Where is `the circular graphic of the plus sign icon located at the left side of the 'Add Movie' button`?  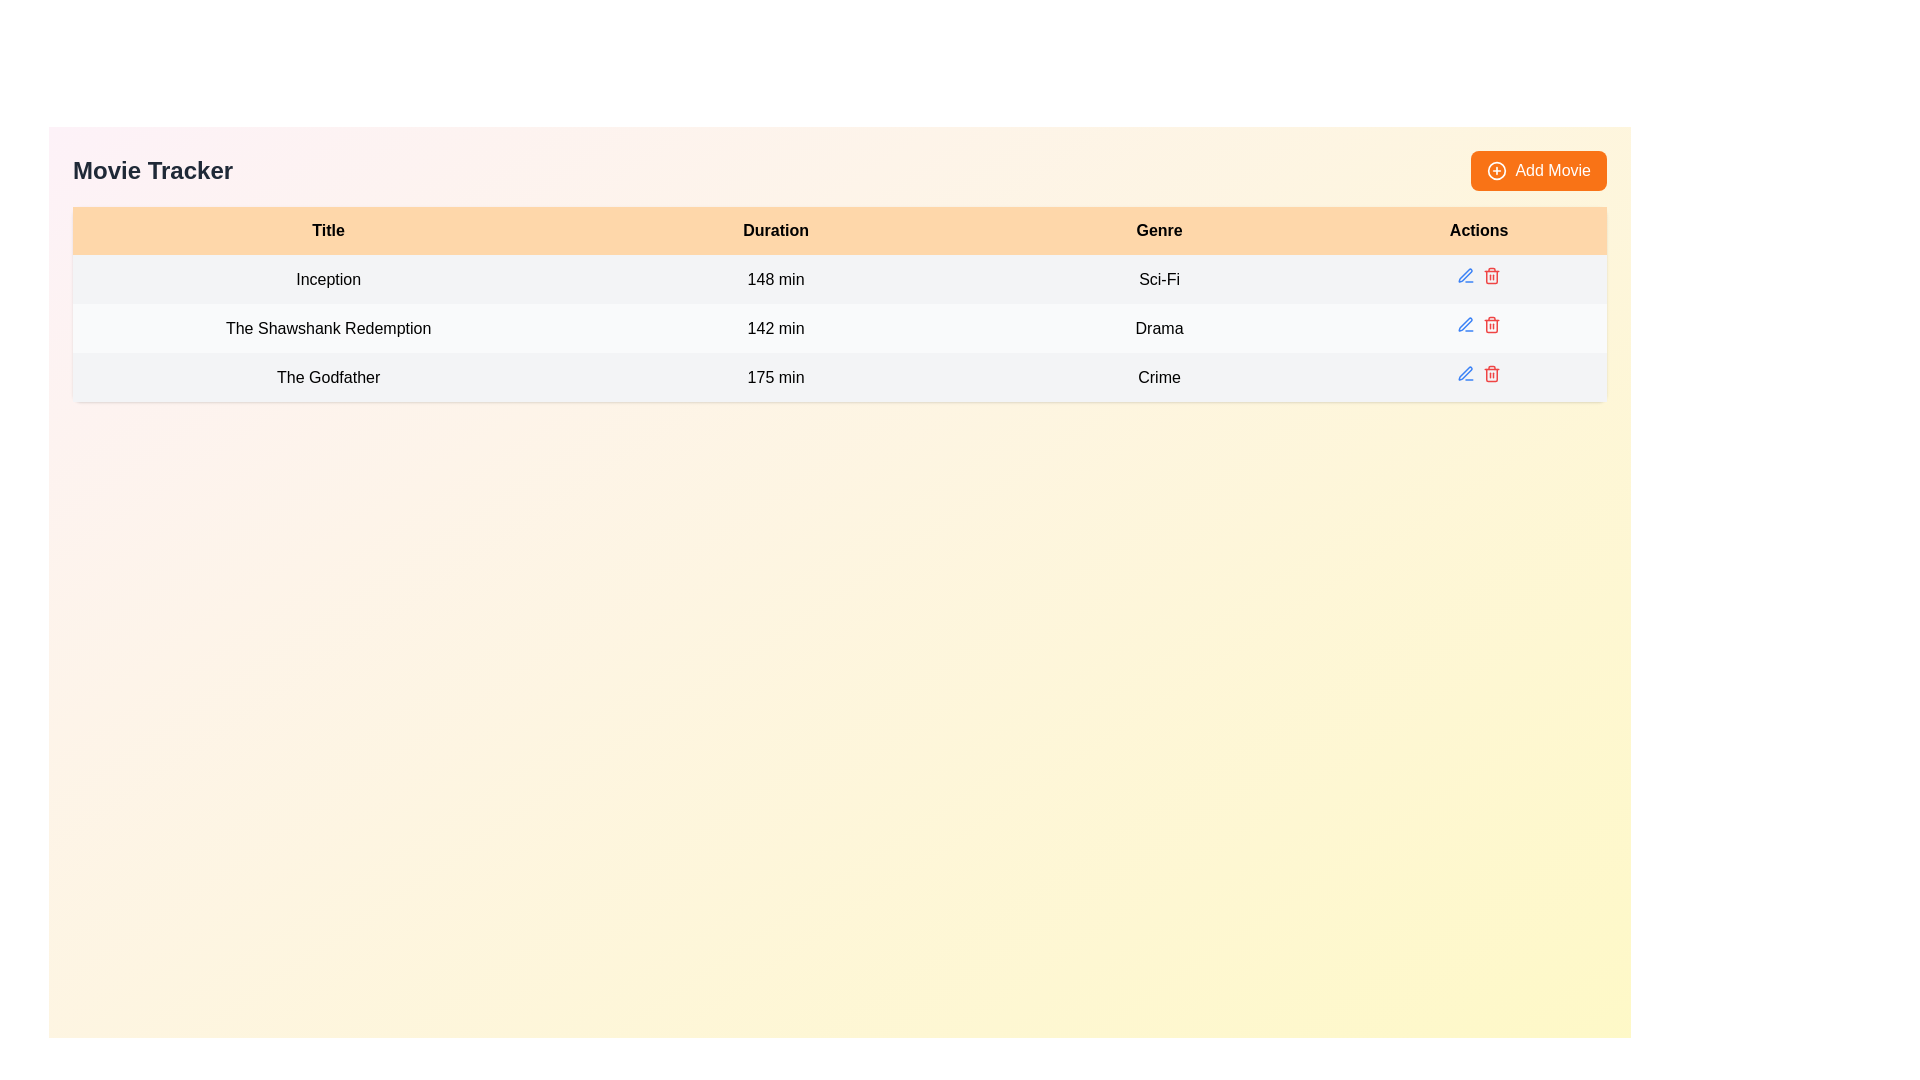 the circular graphic of the plus sign icon located at the left side of the 'Add Movie' button is located at coordinates (1497, 169).